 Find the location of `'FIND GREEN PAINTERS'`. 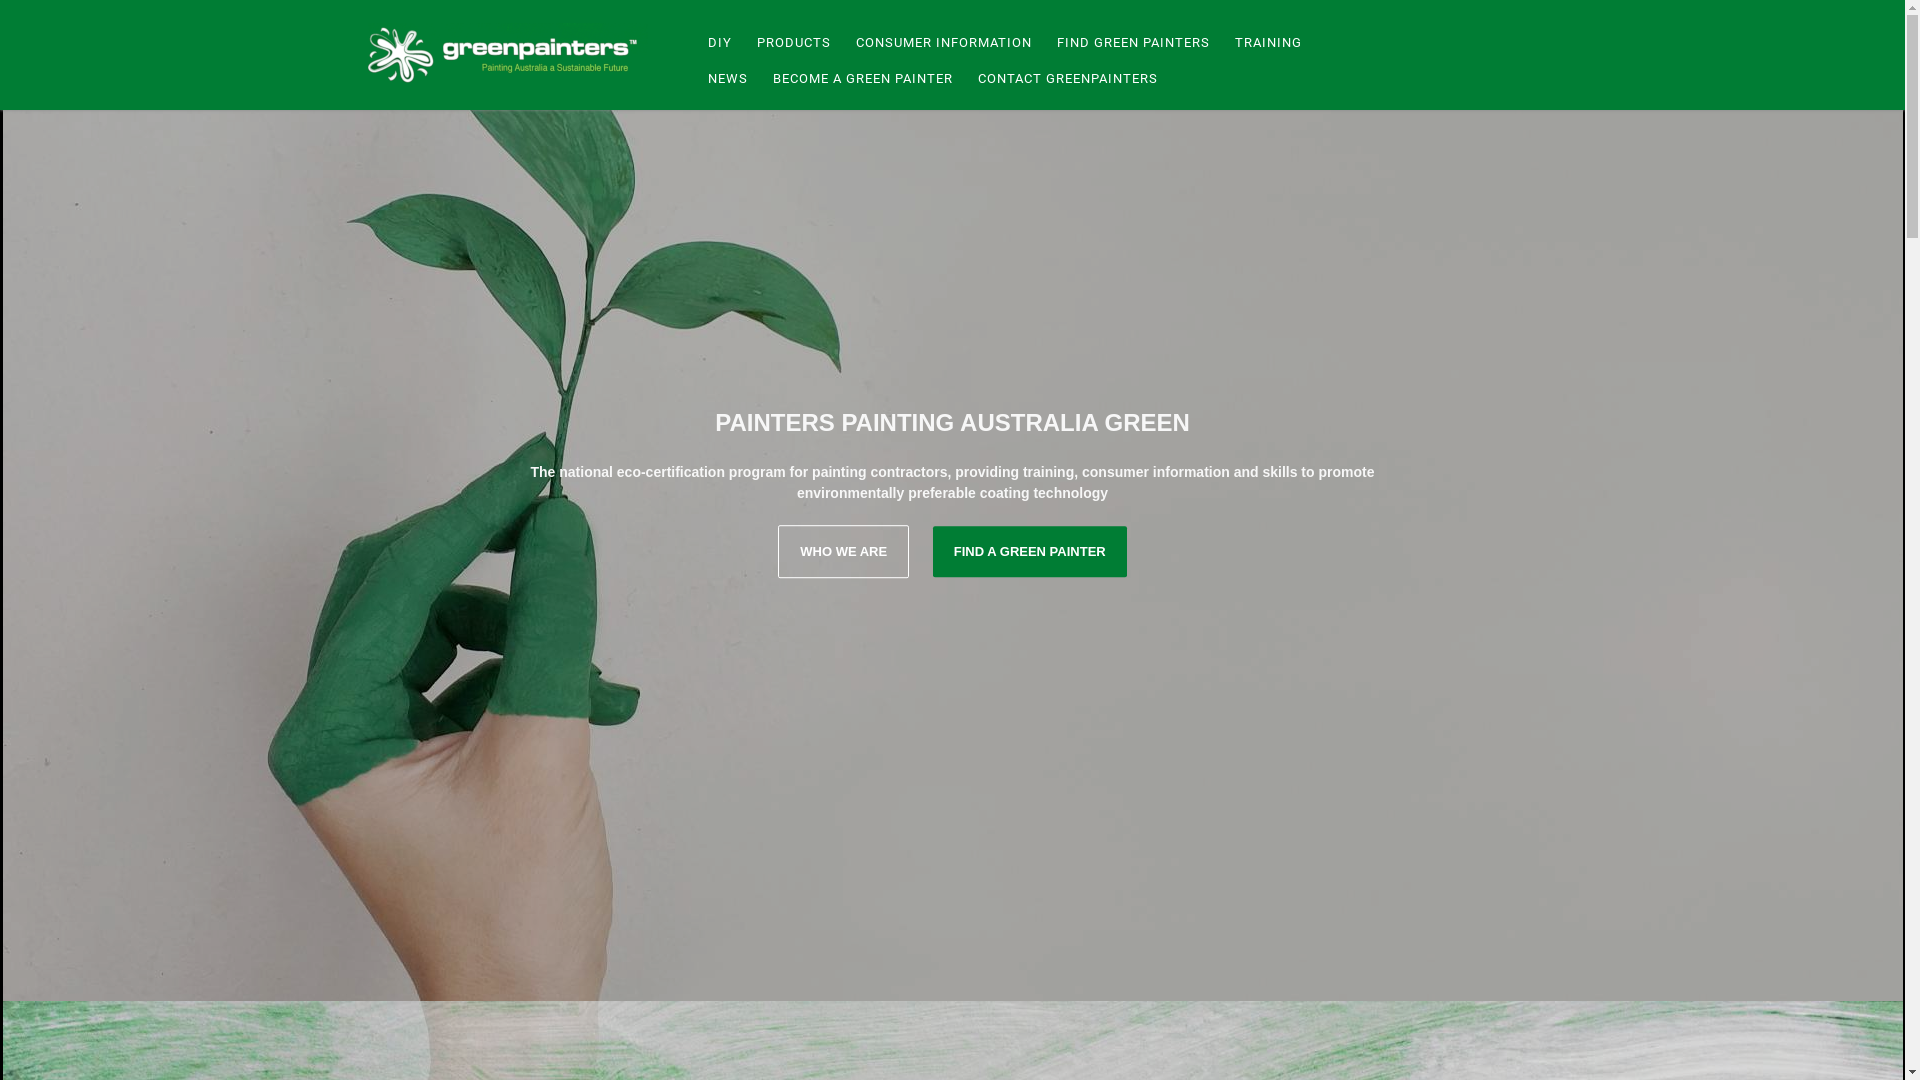

'FIND GREEN PAINTERS' is located at coordinates (1131, 42).